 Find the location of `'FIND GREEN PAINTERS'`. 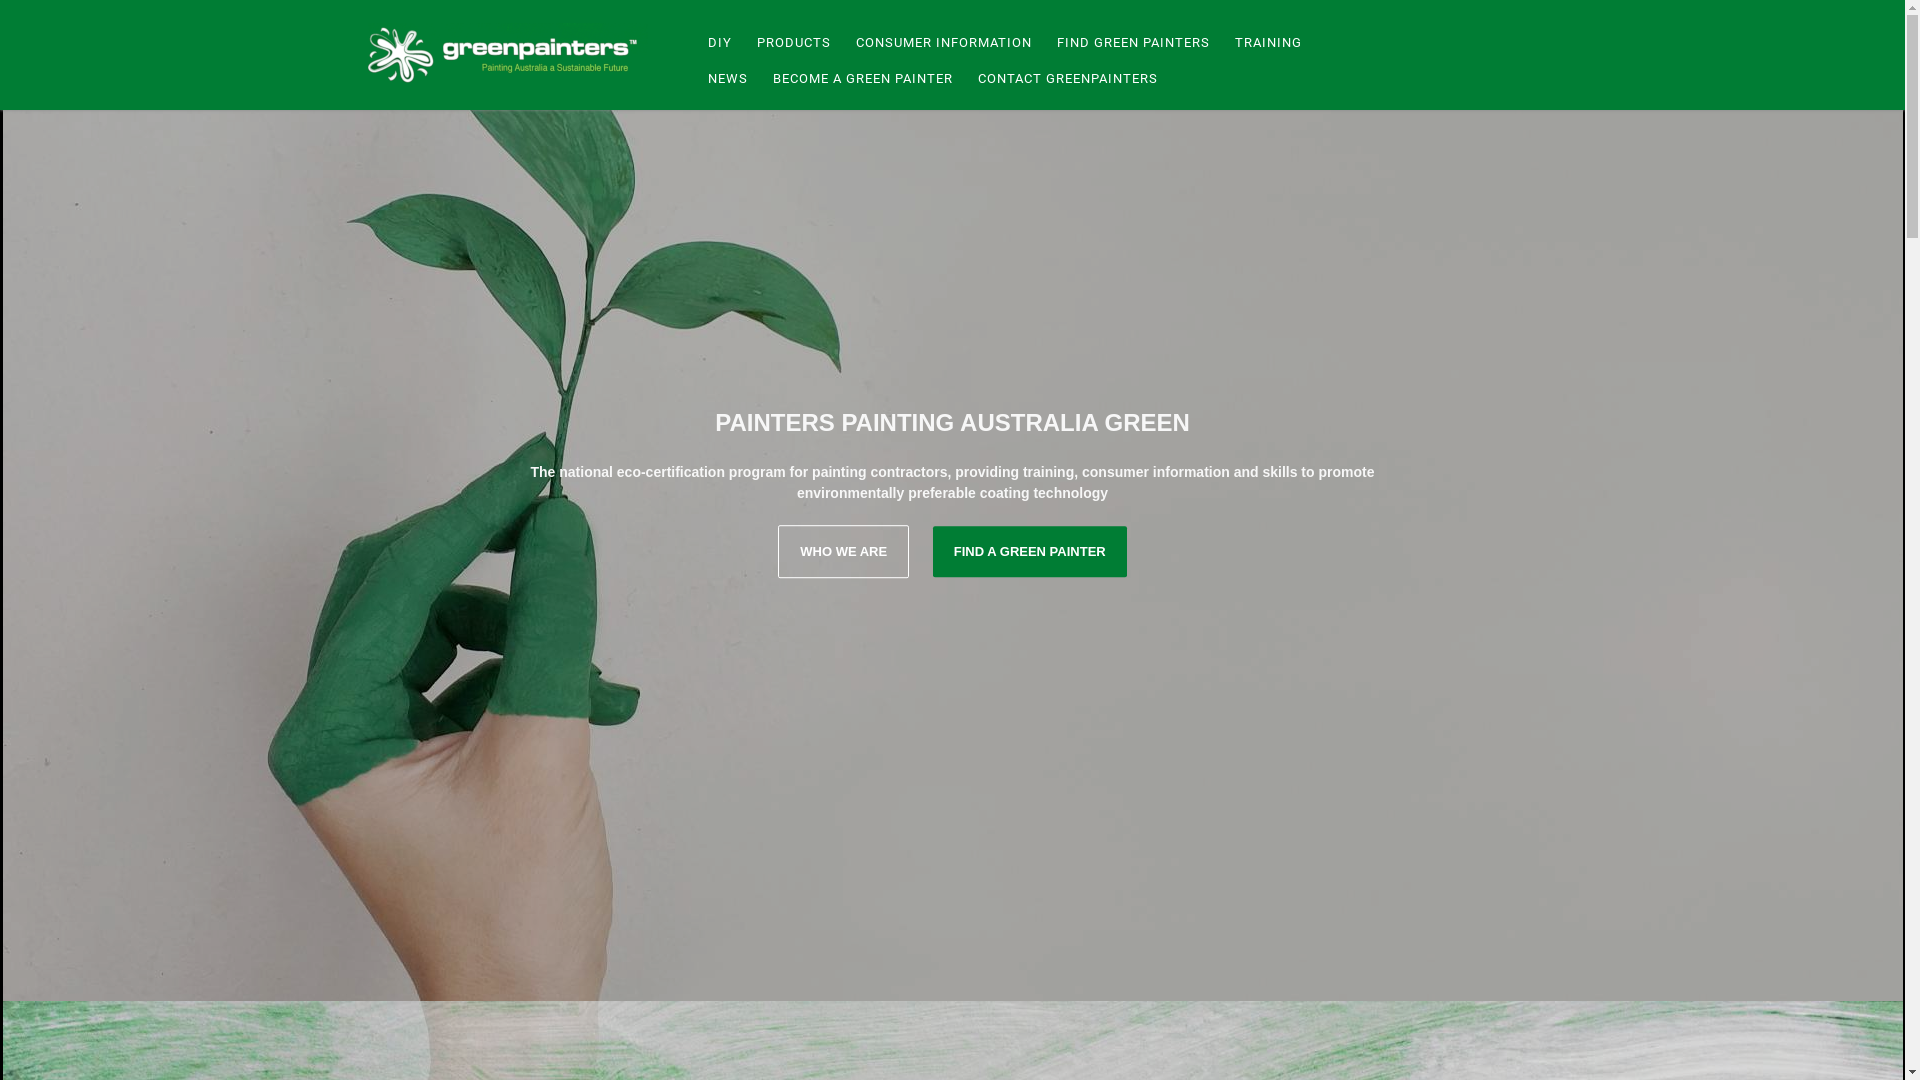

'FIND GREEN PAINTERS' is located at coordinates (1131, 42).